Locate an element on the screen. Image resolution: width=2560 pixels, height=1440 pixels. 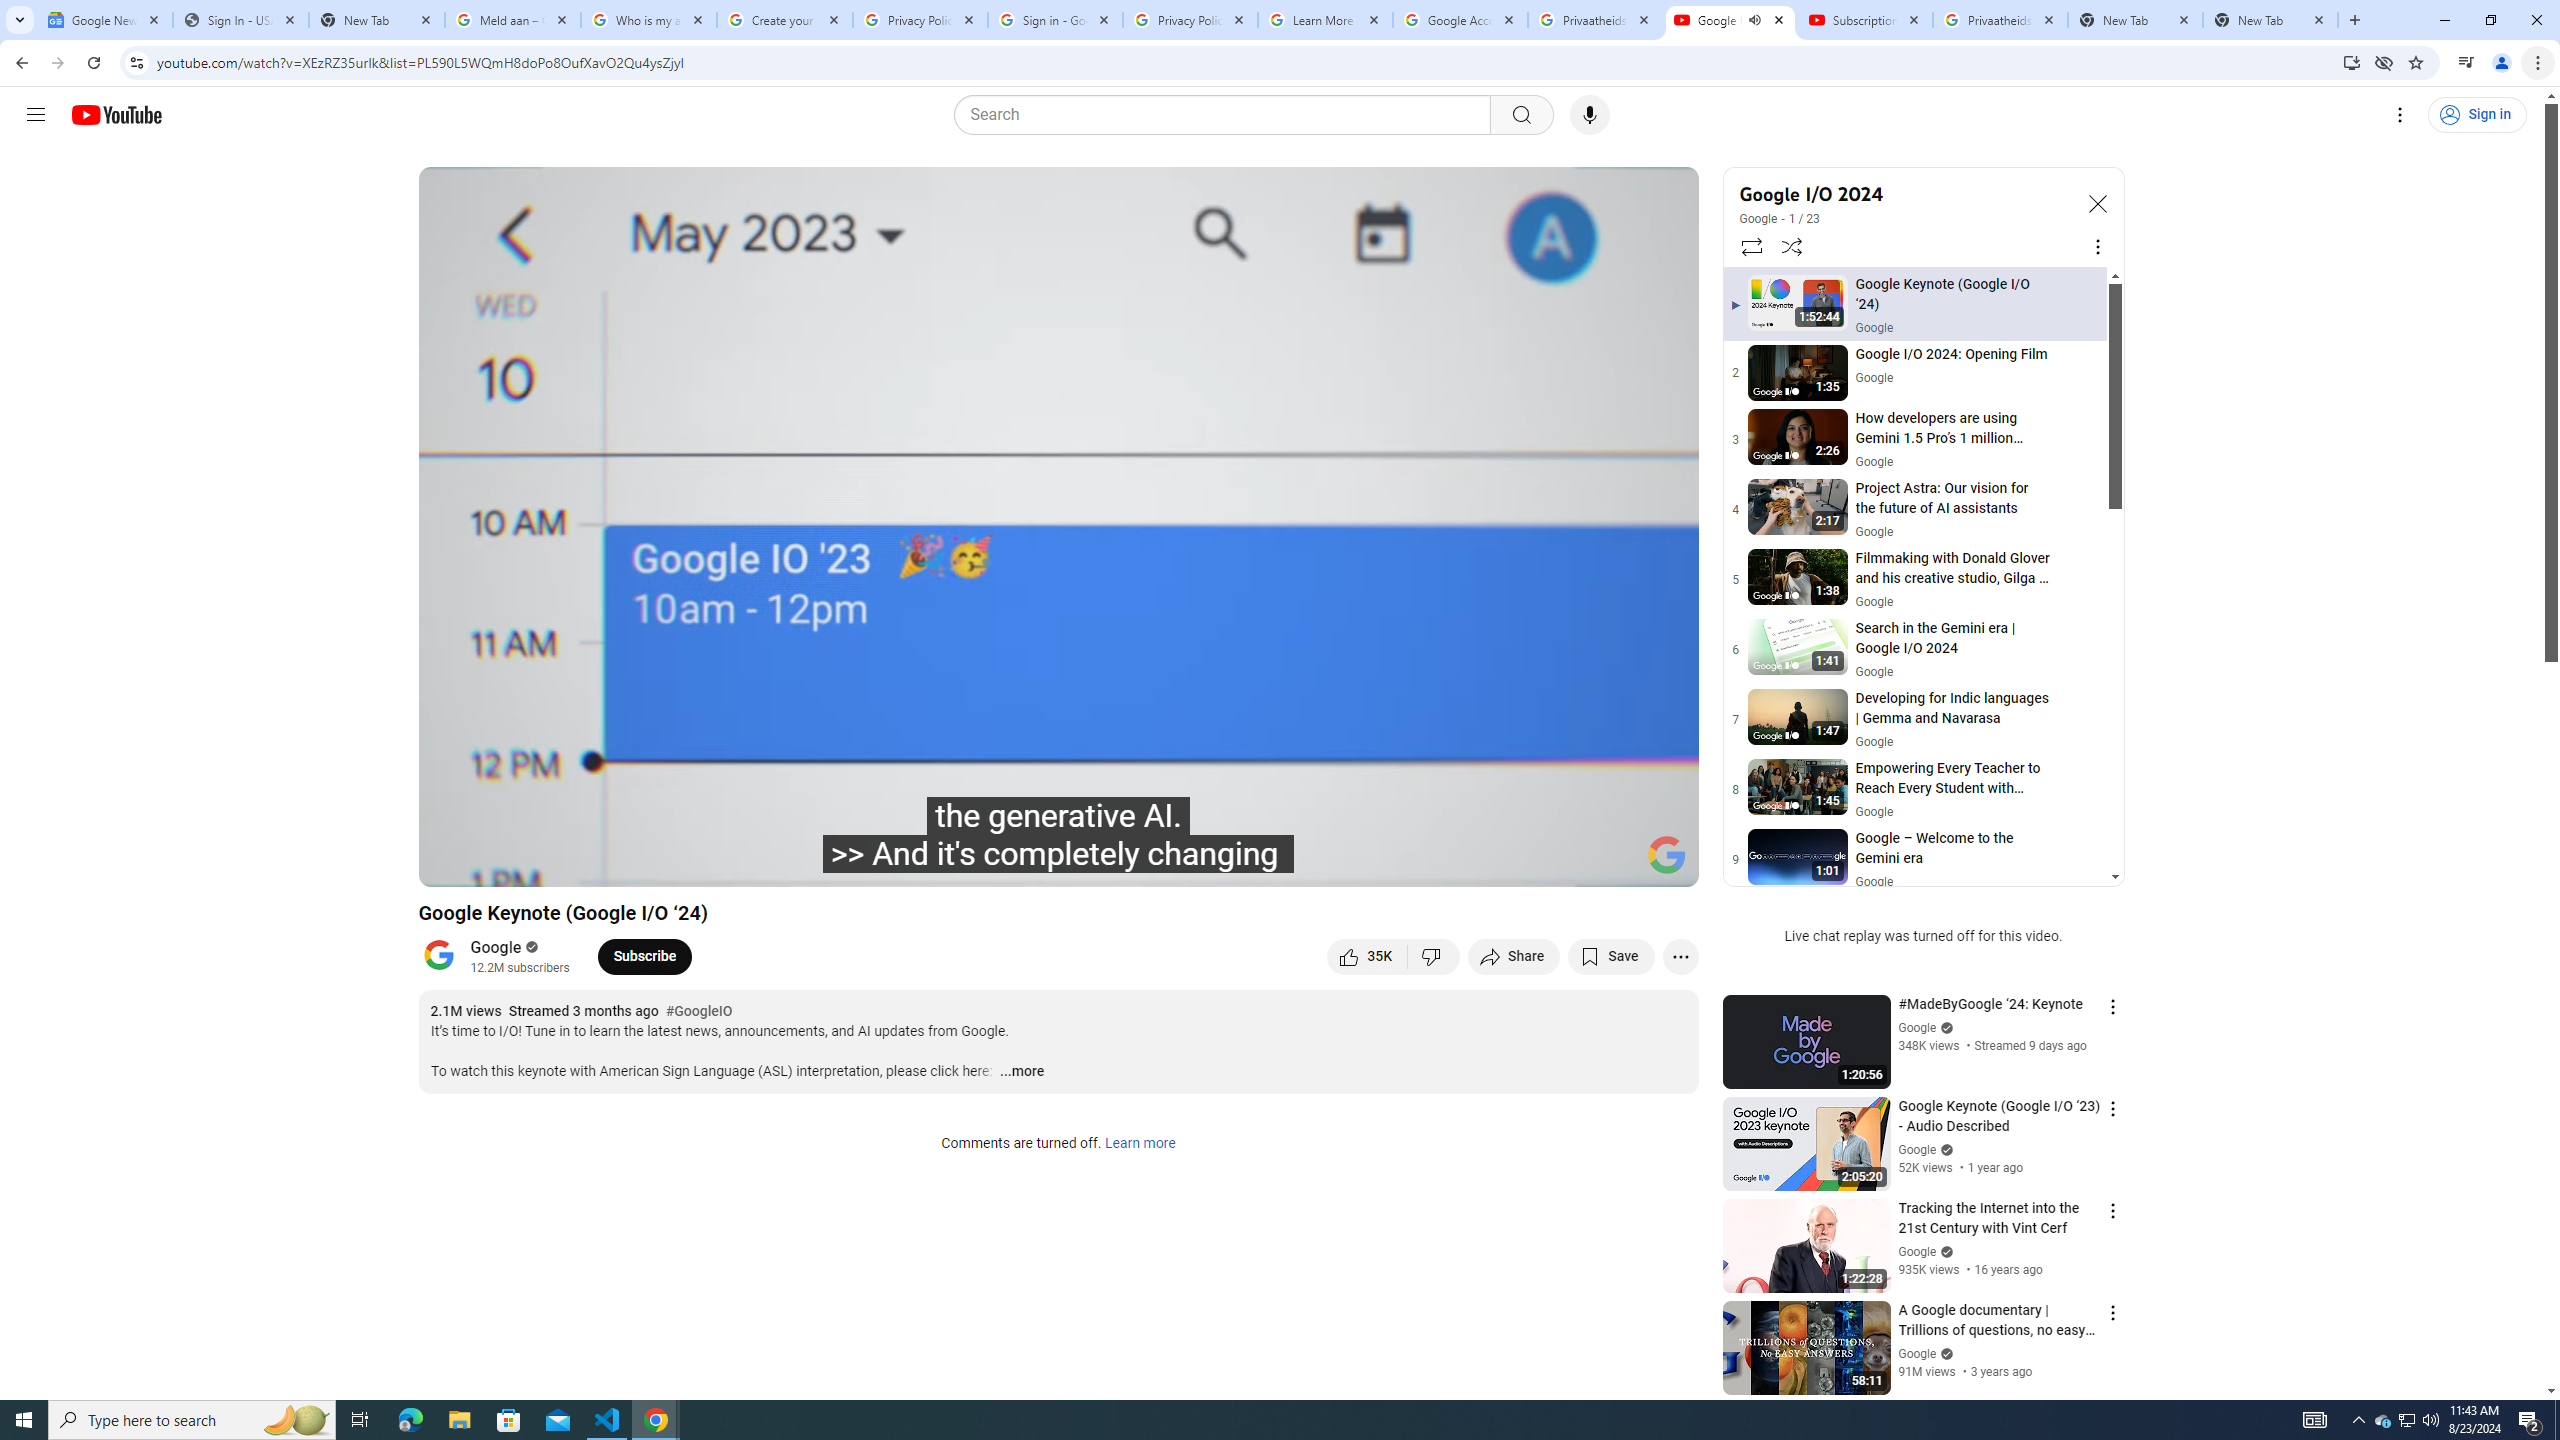
'Save to playlist' is located at coordinates (1610, 955).